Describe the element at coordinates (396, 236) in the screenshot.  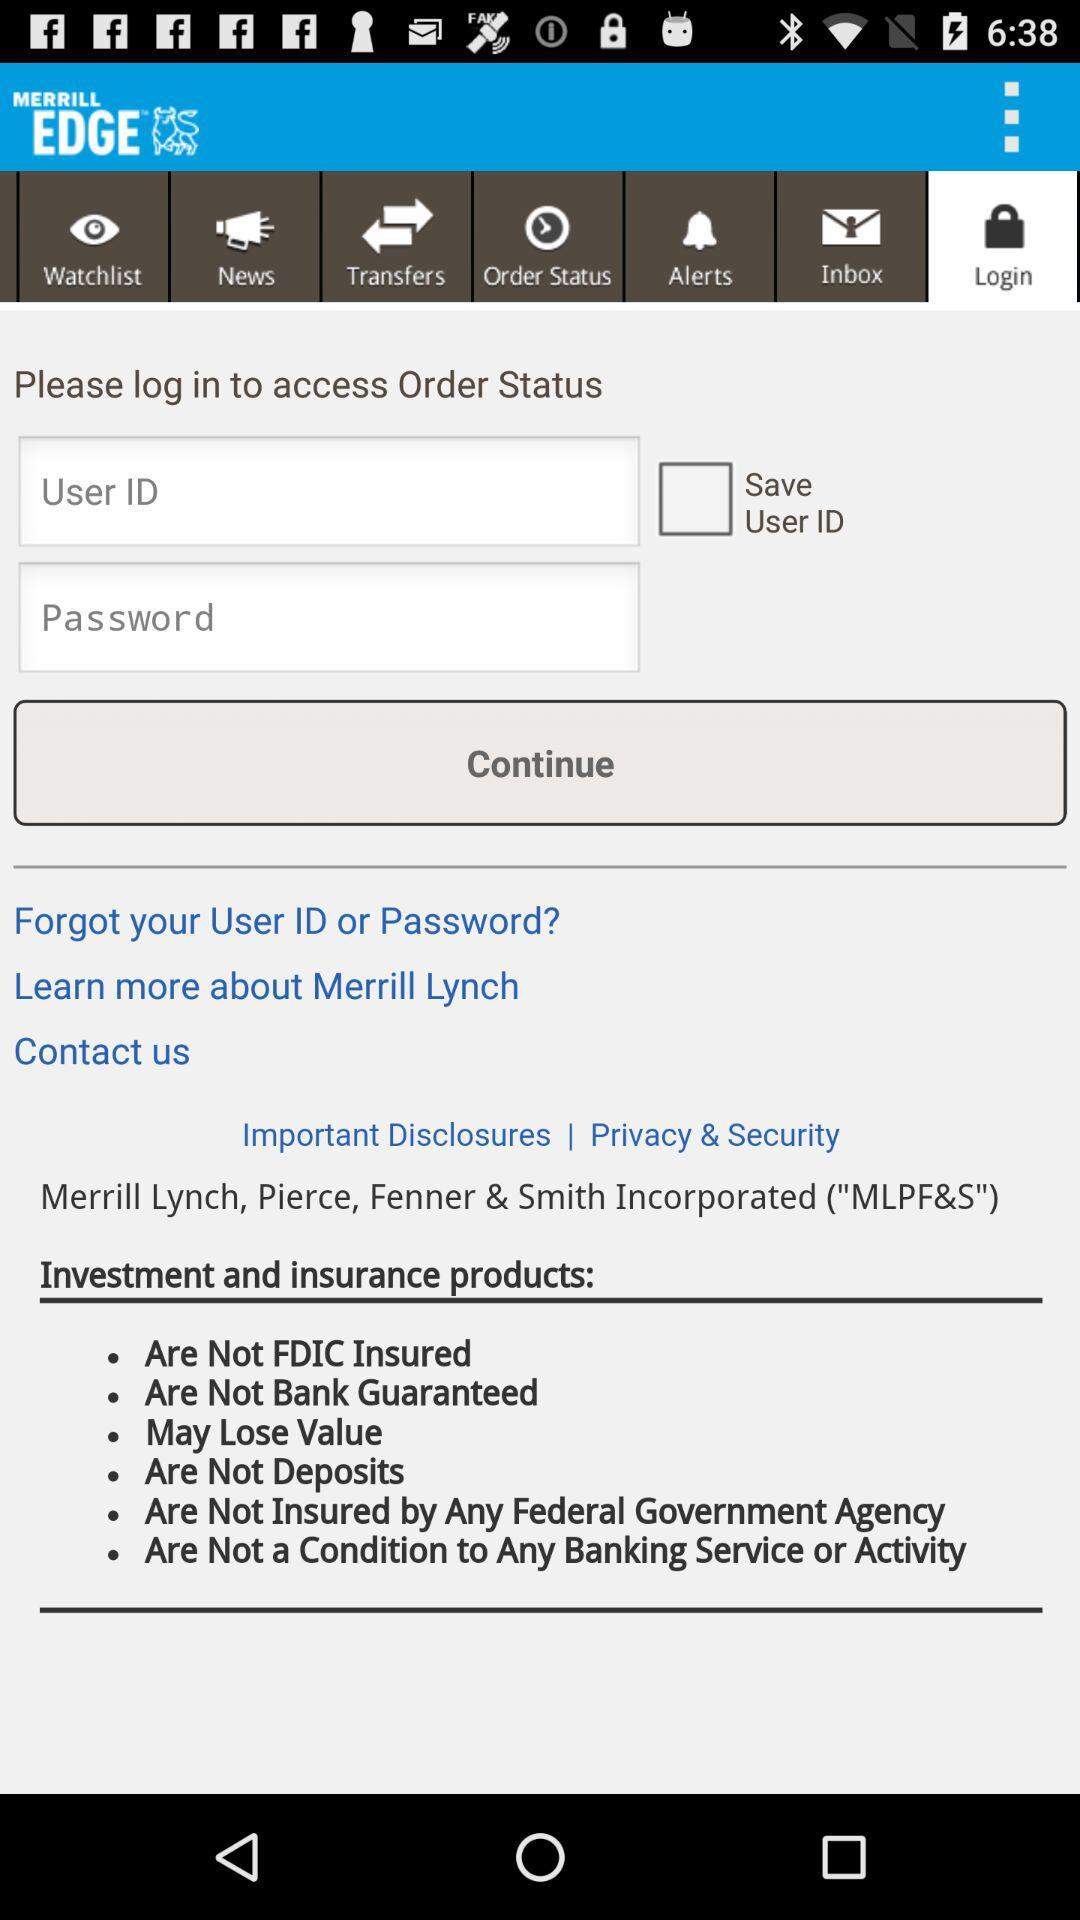
I see `transfer icon` at that location.